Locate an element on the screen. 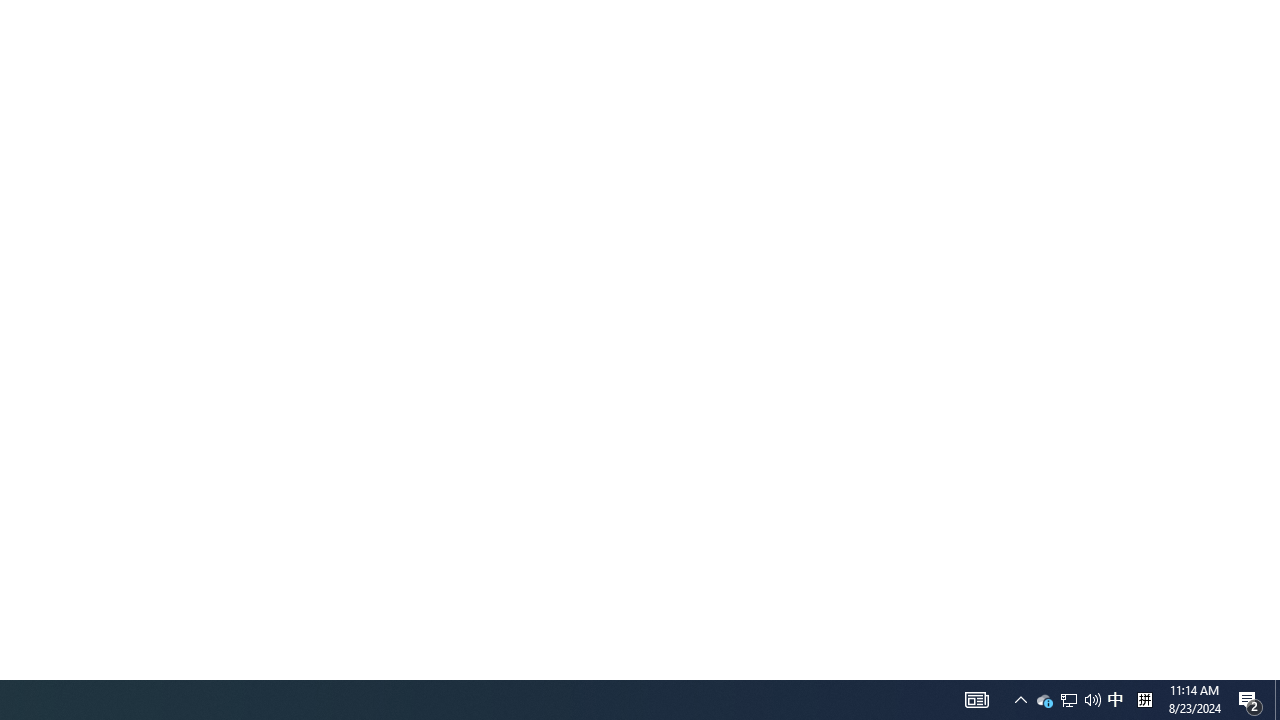  'Notification Chevron' is located at coordinates (1020, 698).